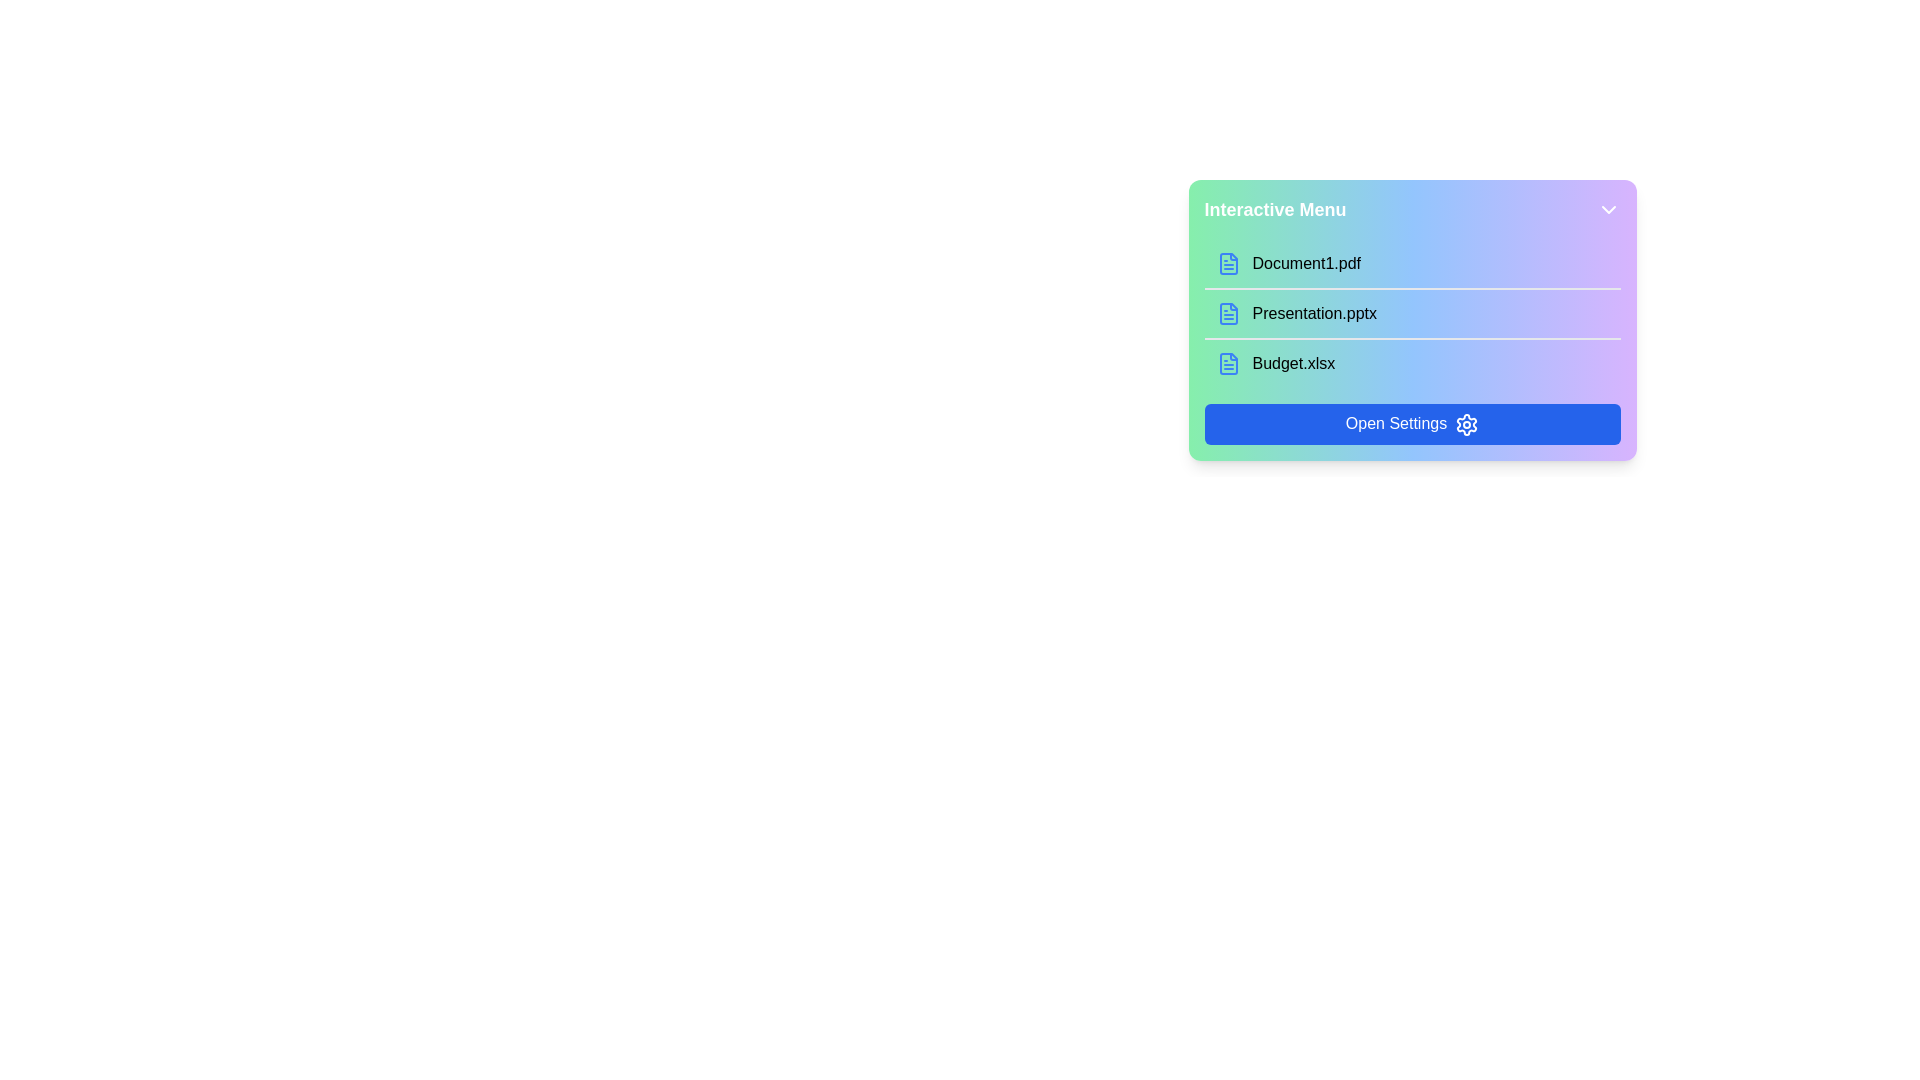 This screenshot has height=1080, width=1920. Describe the element at coordinates (1467, 423) in the screenshot. I see `the settings icon located inside the blue 'Open Settings' button in the gradient-colored interactive menu for information about its associated function` at that location.